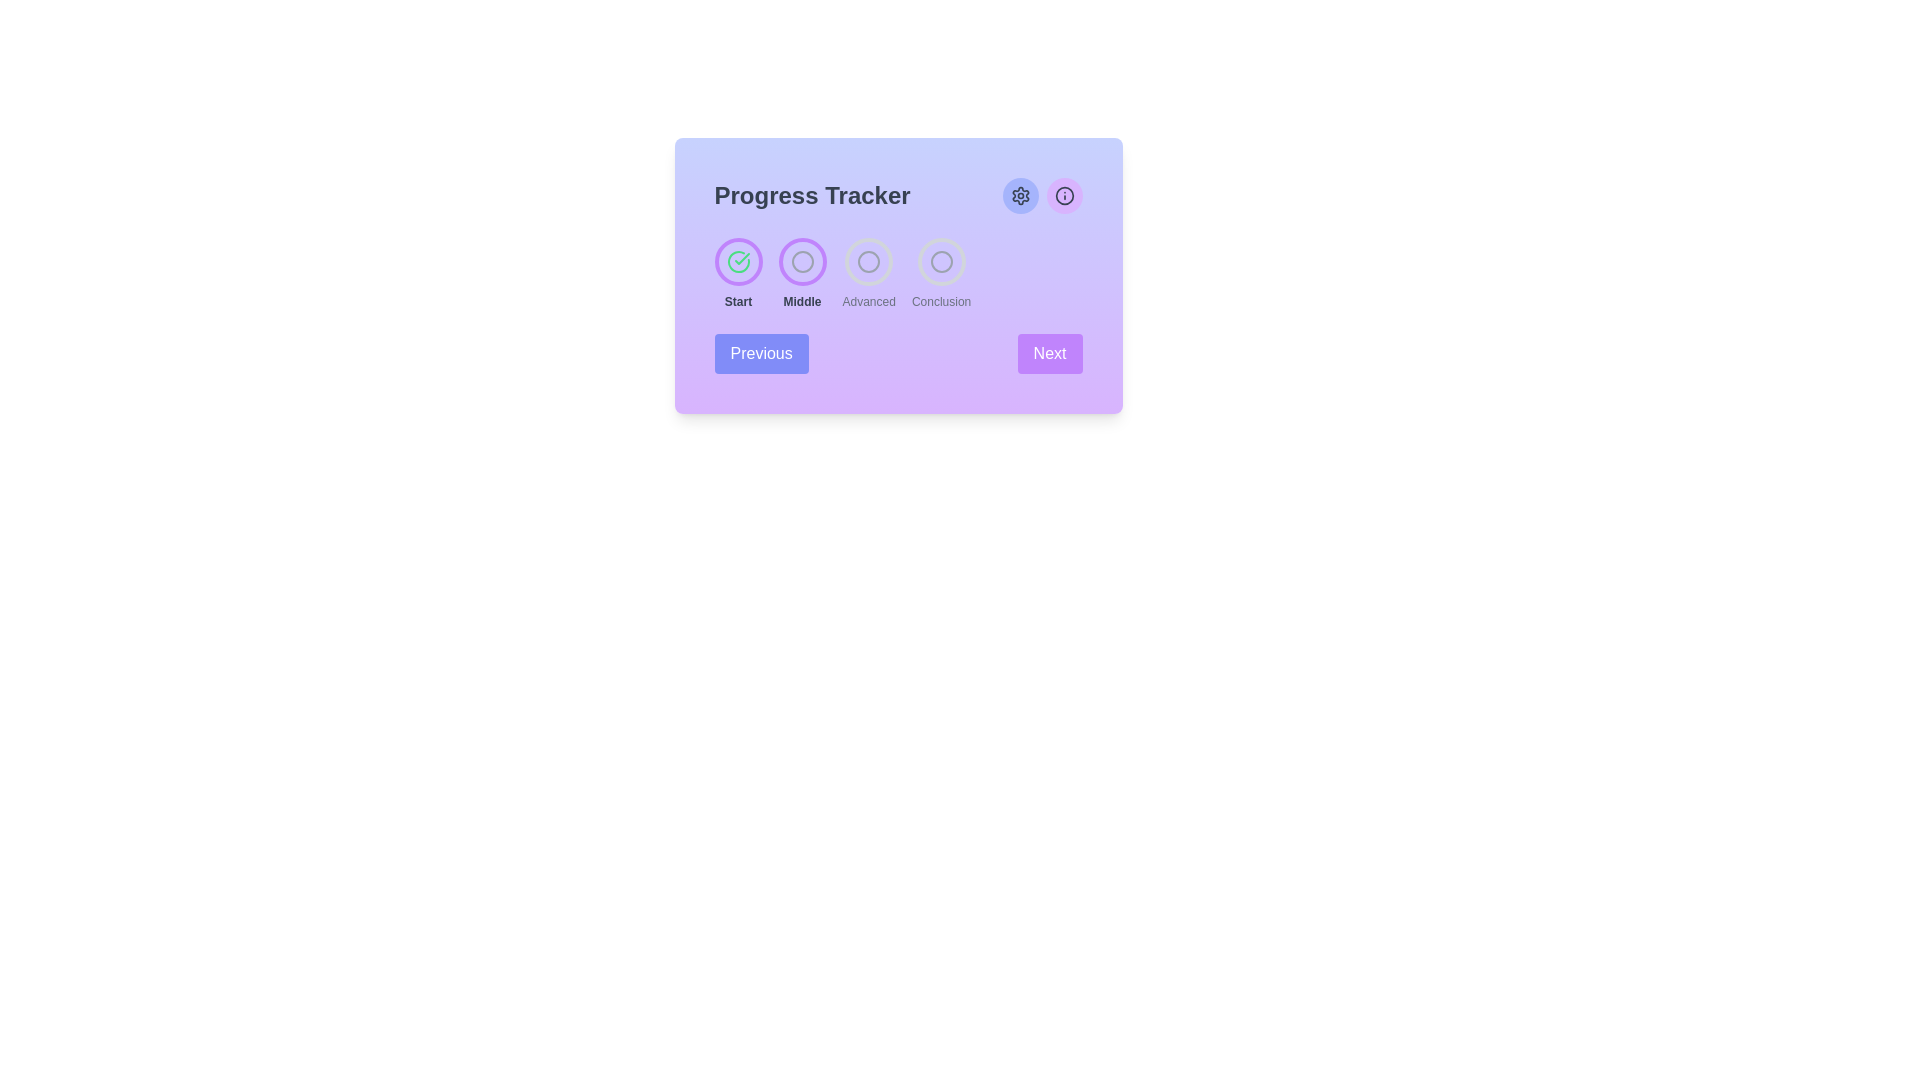  Describe the element at coordinates (1041, 196) in the screenshot. I see `the information button located in the cluster of interactive rounded buttons to the right of the 'Progress Tracker' title` at that location.